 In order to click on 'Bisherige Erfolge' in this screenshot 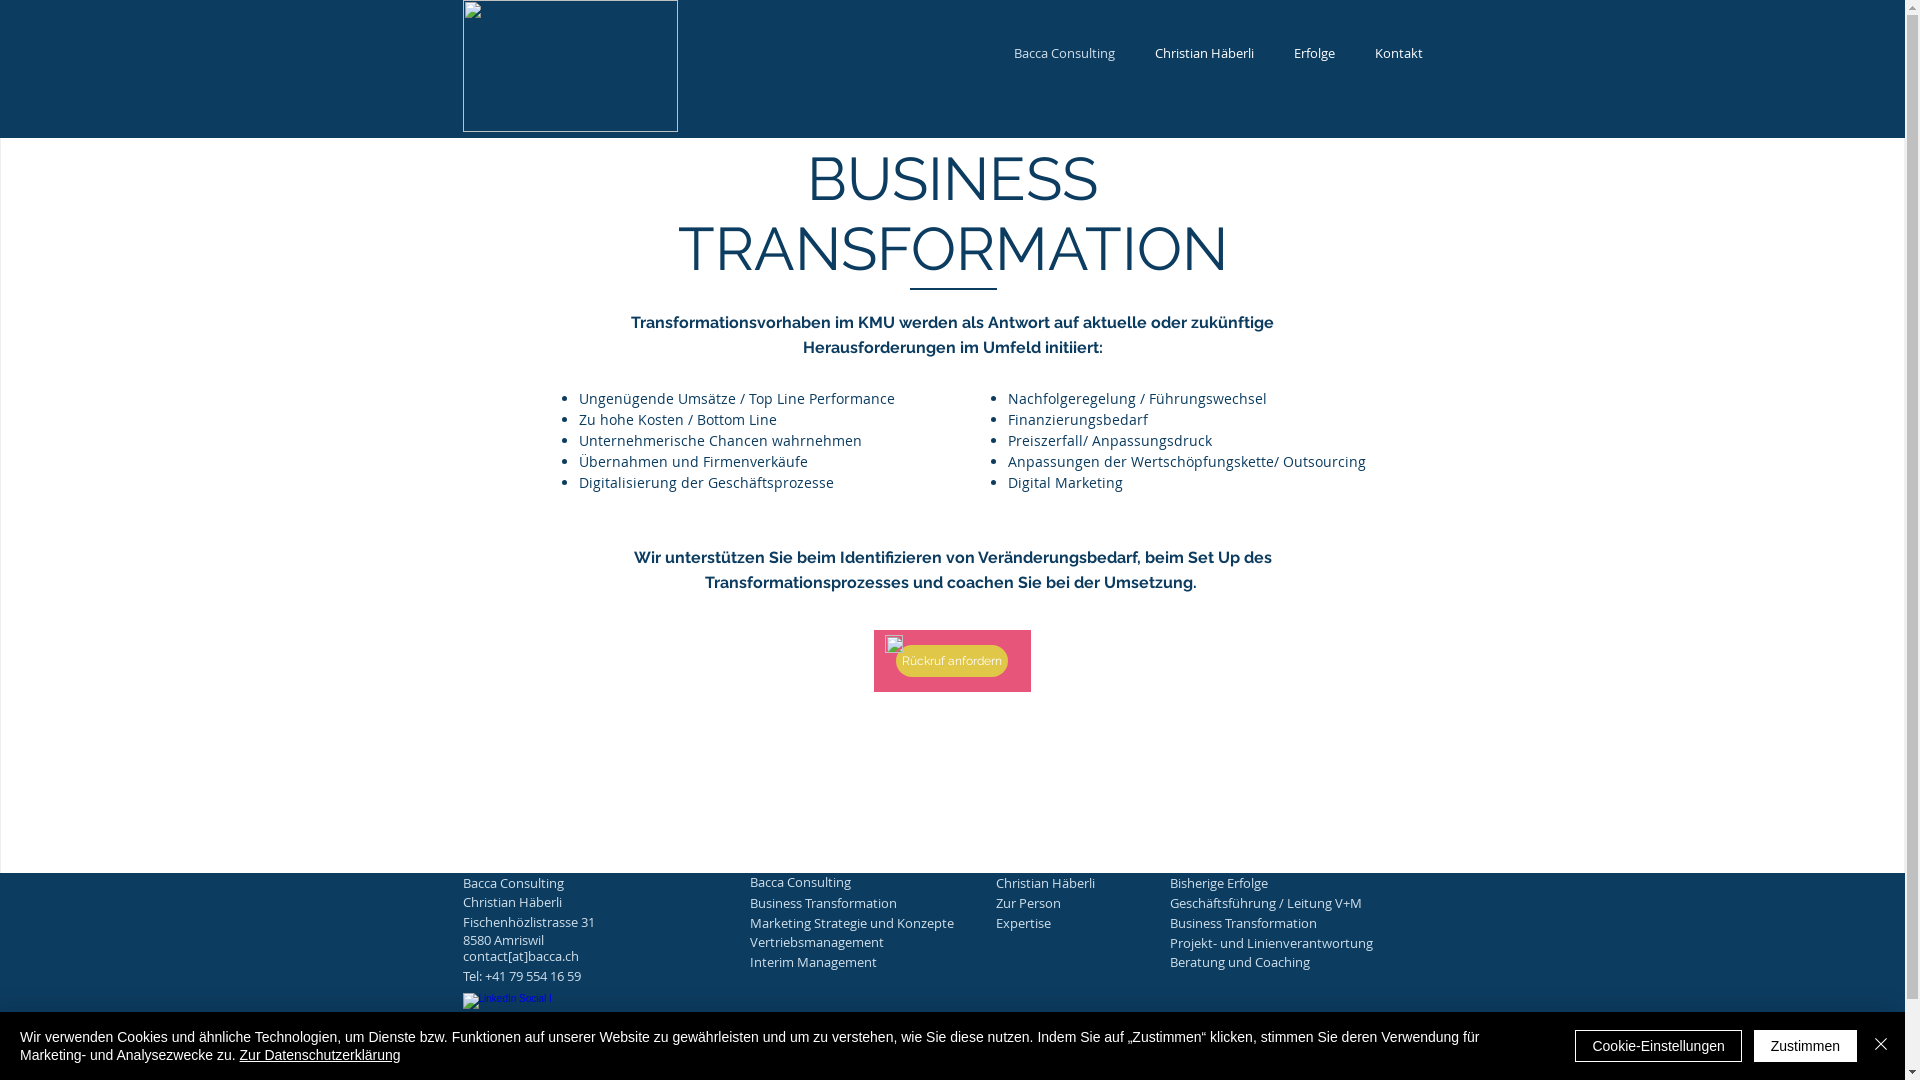, I will do `click(1271, 882)`.